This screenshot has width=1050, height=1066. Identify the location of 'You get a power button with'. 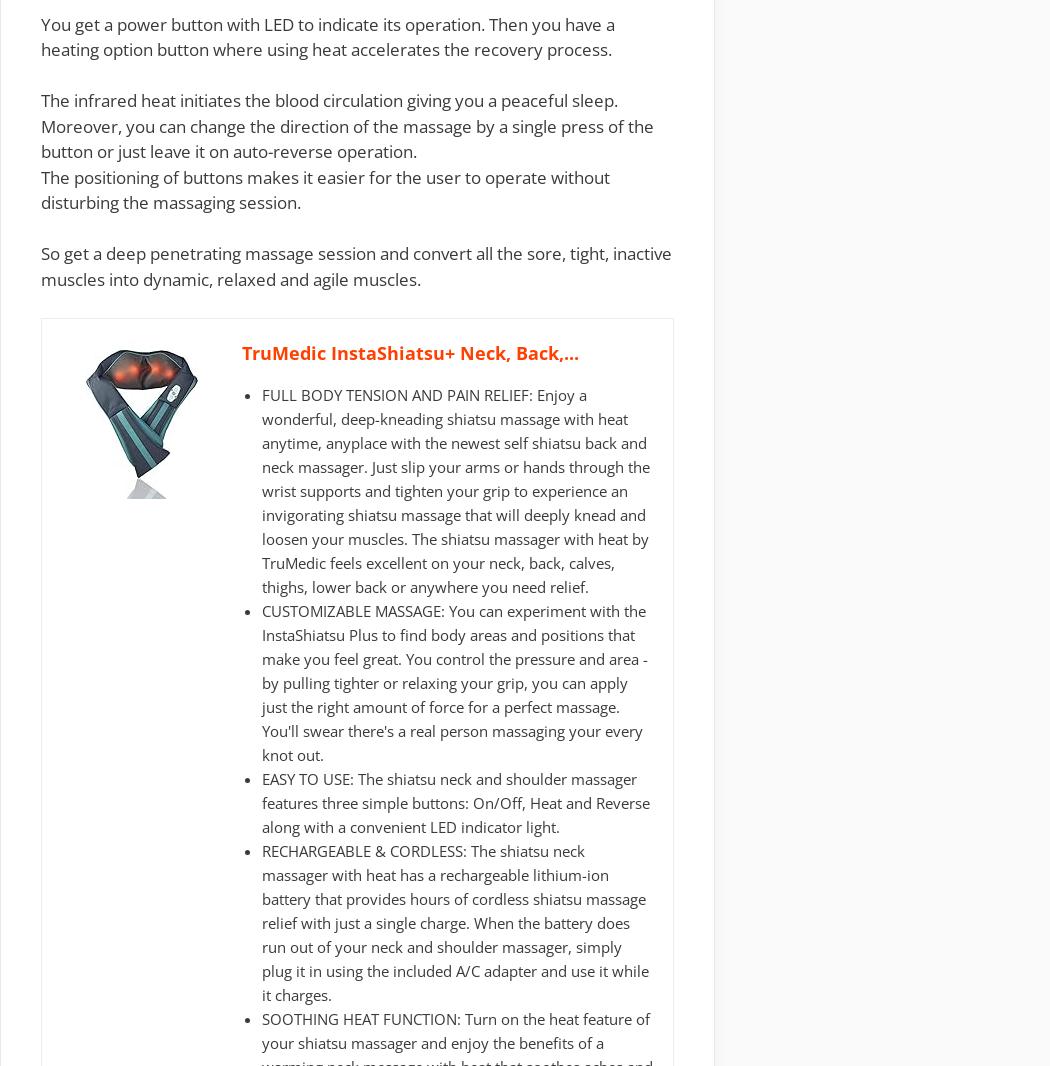
(152, 22).